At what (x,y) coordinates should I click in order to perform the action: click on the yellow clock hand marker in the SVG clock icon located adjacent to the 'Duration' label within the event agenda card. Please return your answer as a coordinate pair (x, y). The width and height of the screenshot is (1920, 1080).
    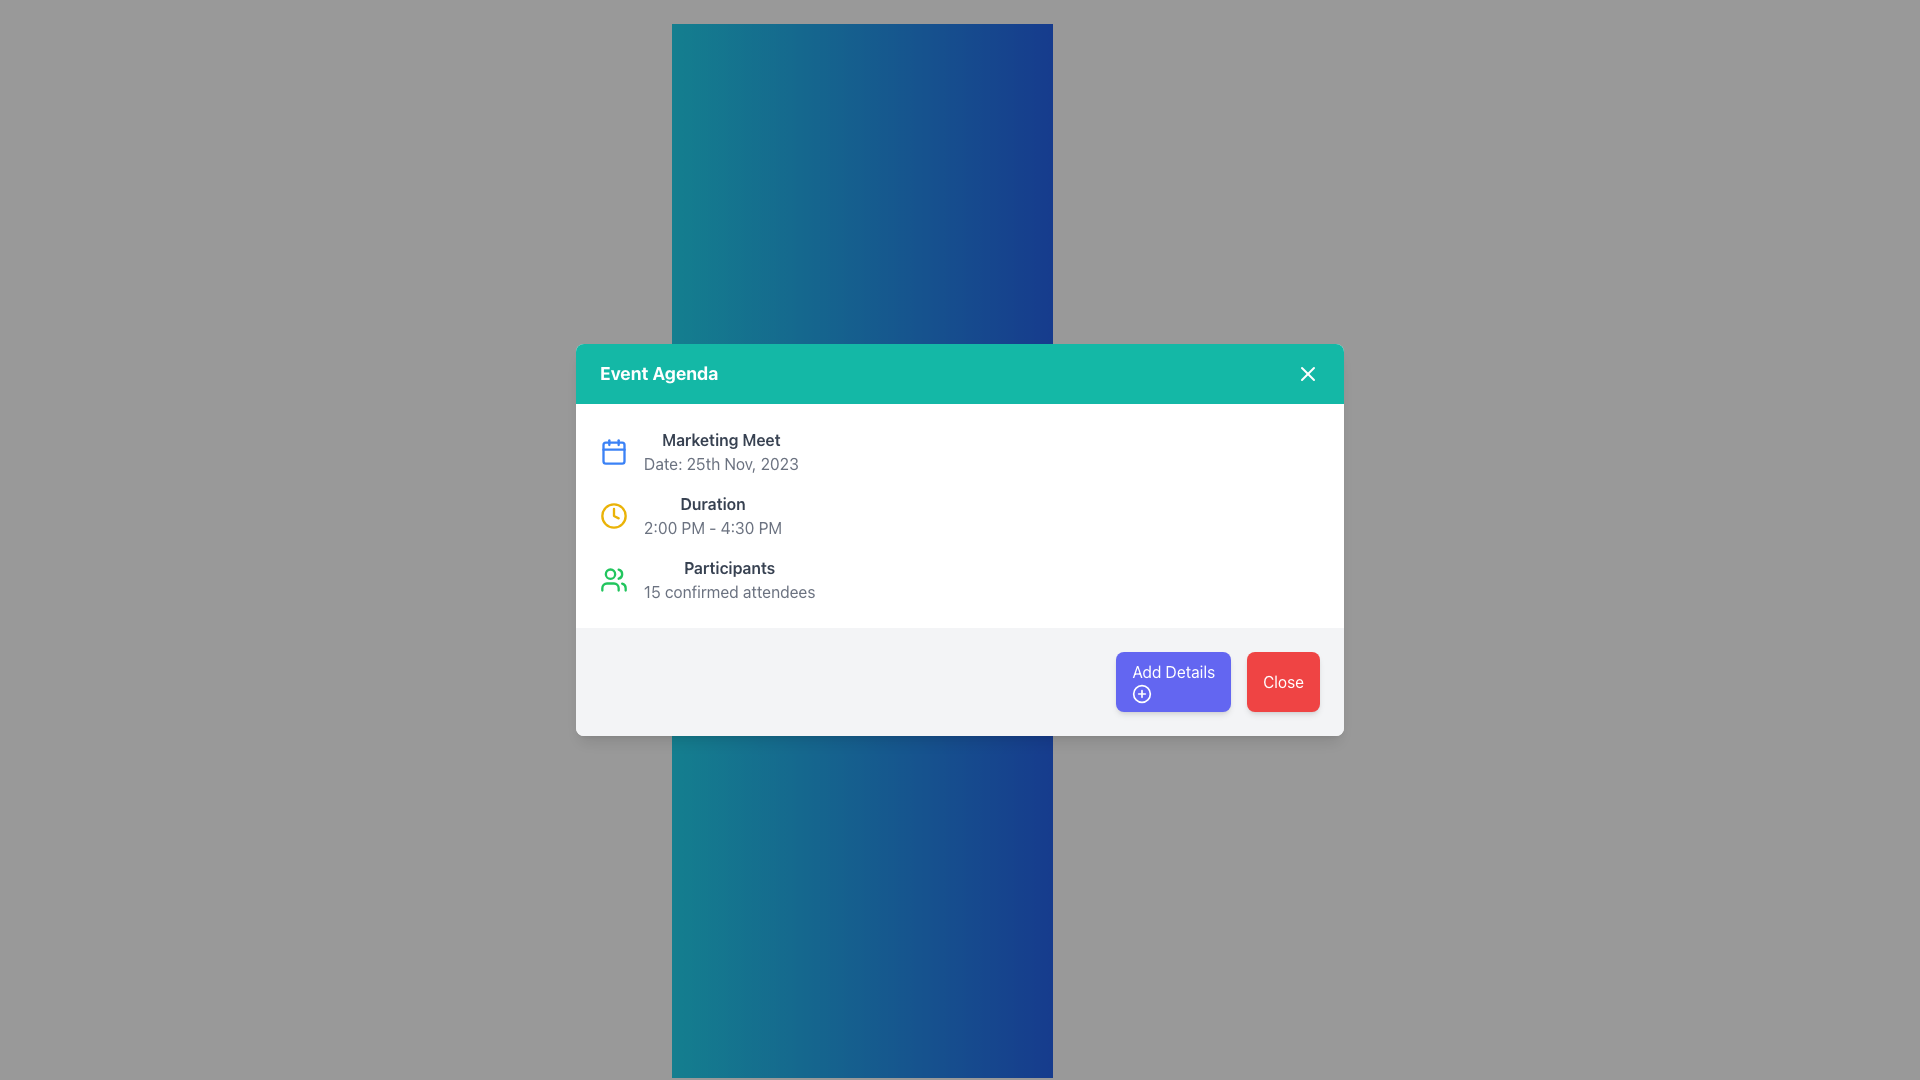
    Looking at the image, I should click on (615, 512).